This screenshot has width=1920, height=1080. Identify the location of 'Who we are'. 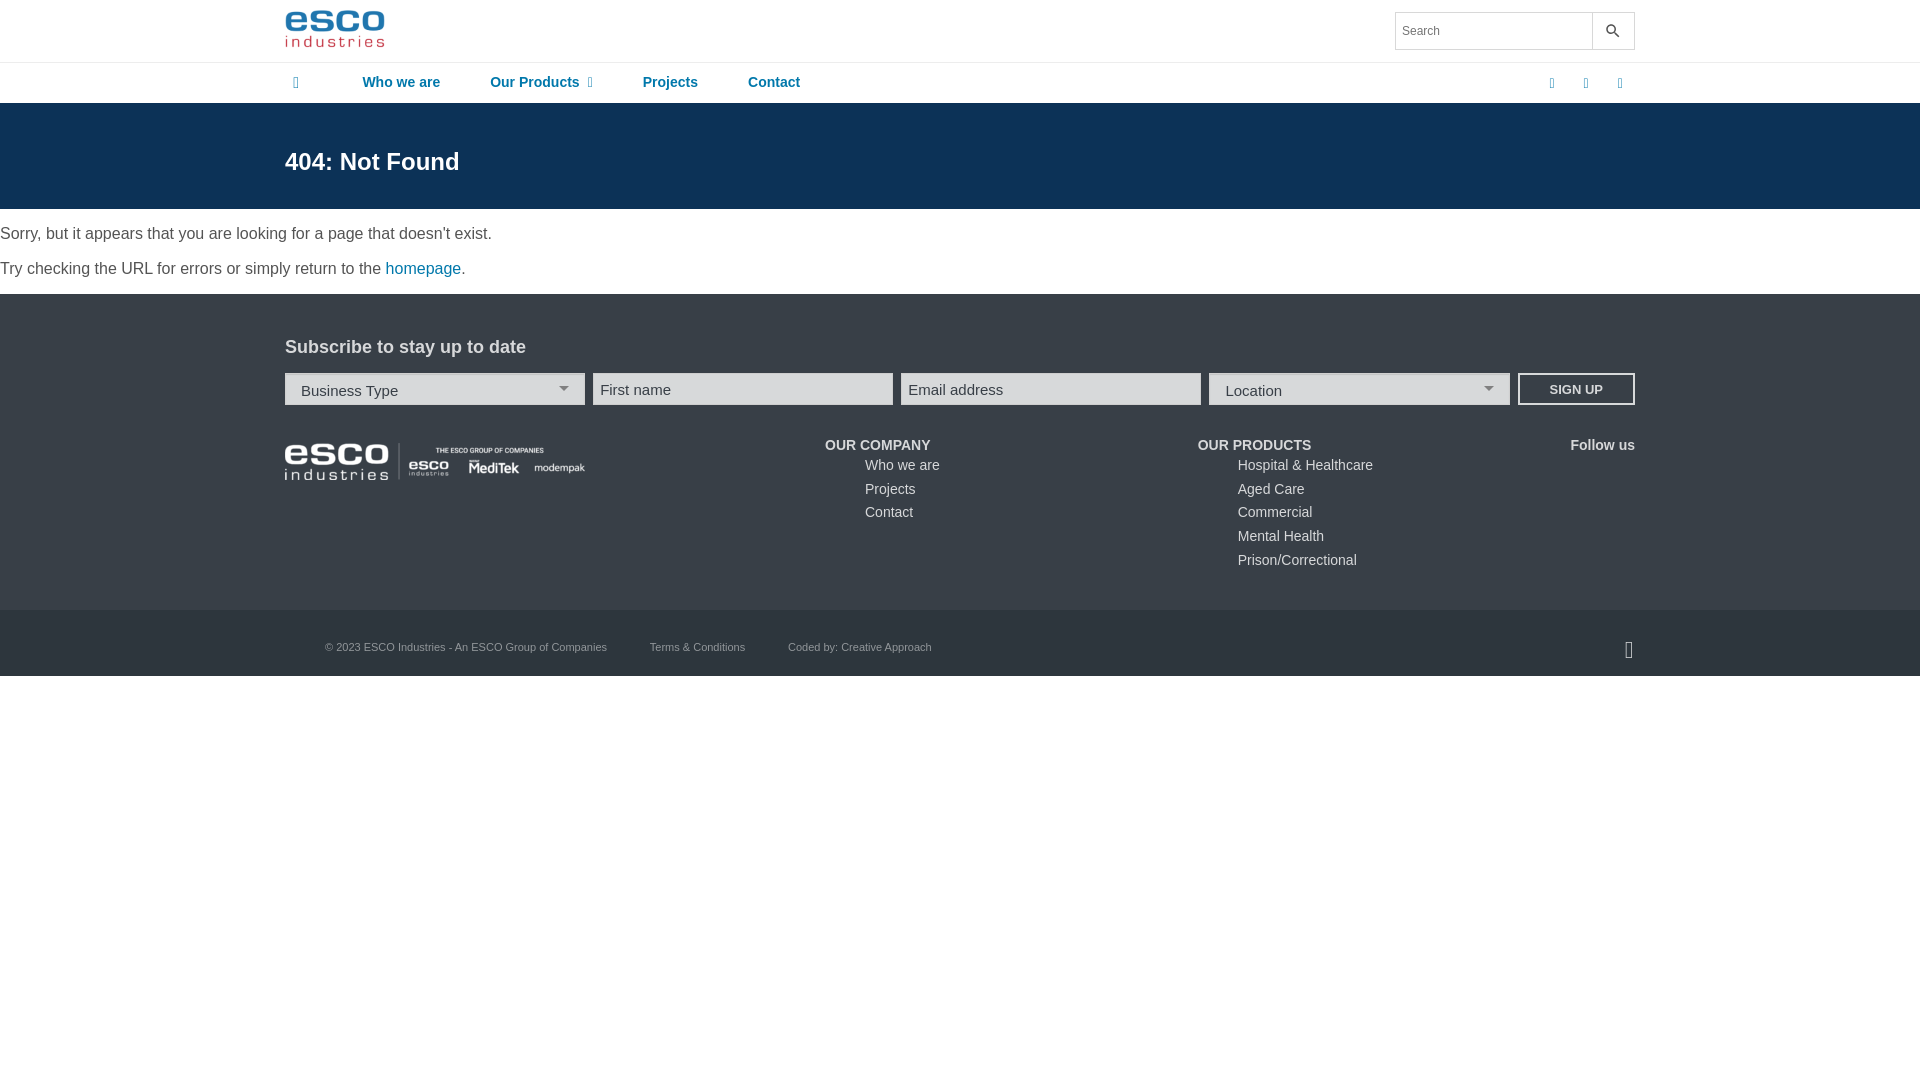
(336, 82).